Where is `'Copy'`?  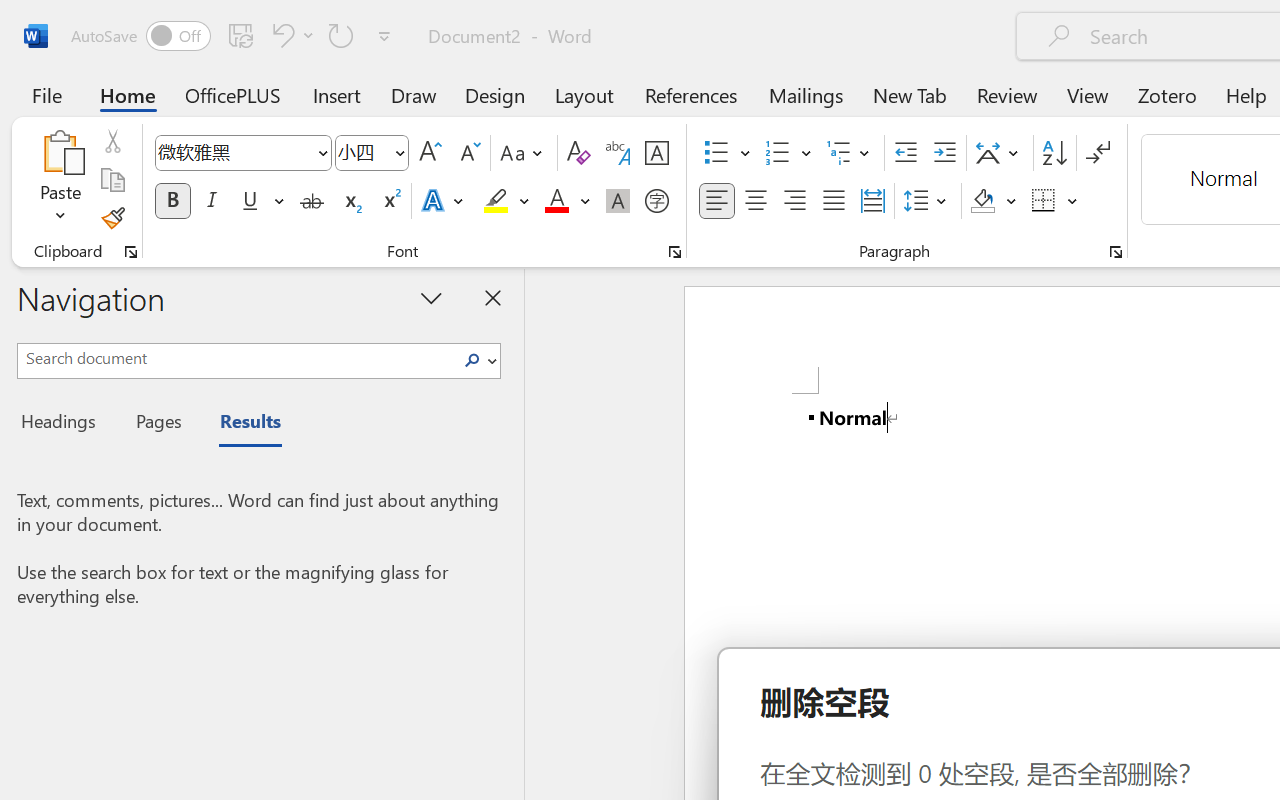 'Copy' is located at coordinates (111, 179).